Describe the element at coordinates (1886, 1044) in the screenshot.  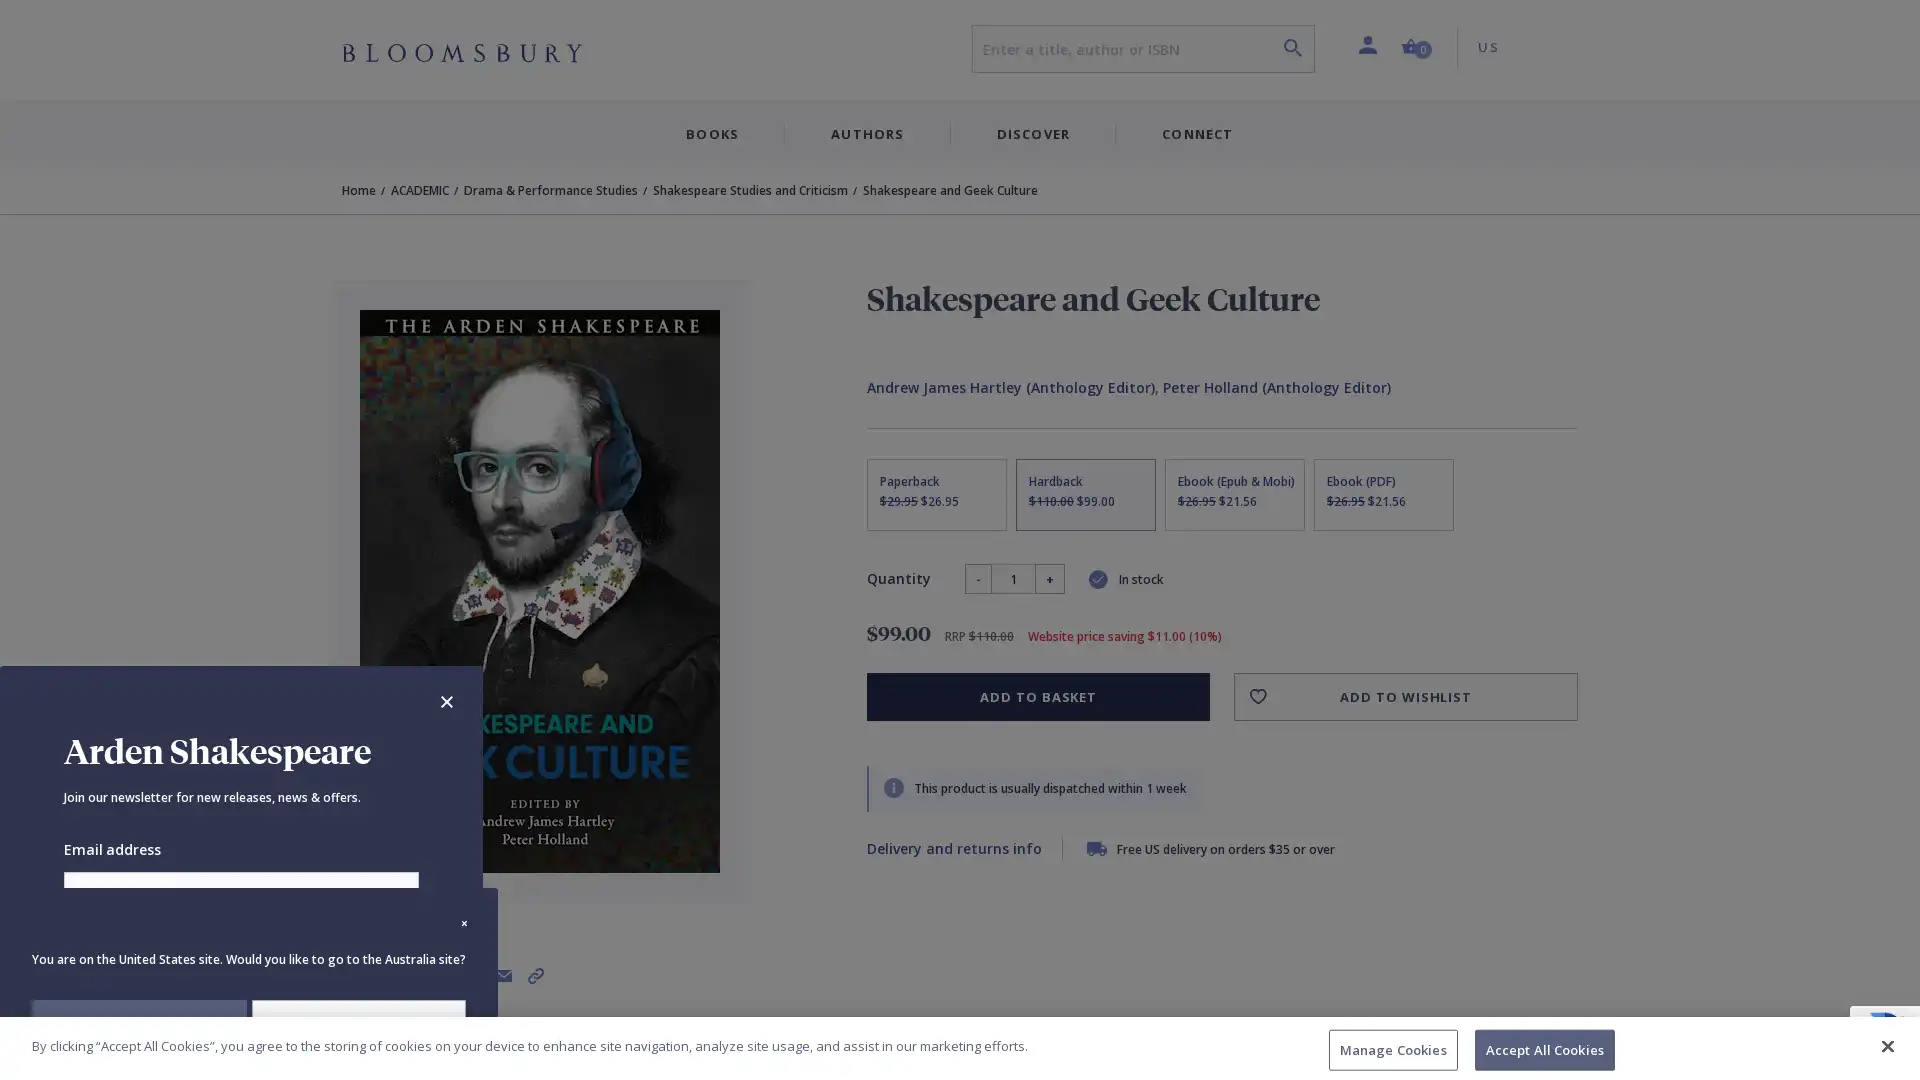
I see `Close` at that location.